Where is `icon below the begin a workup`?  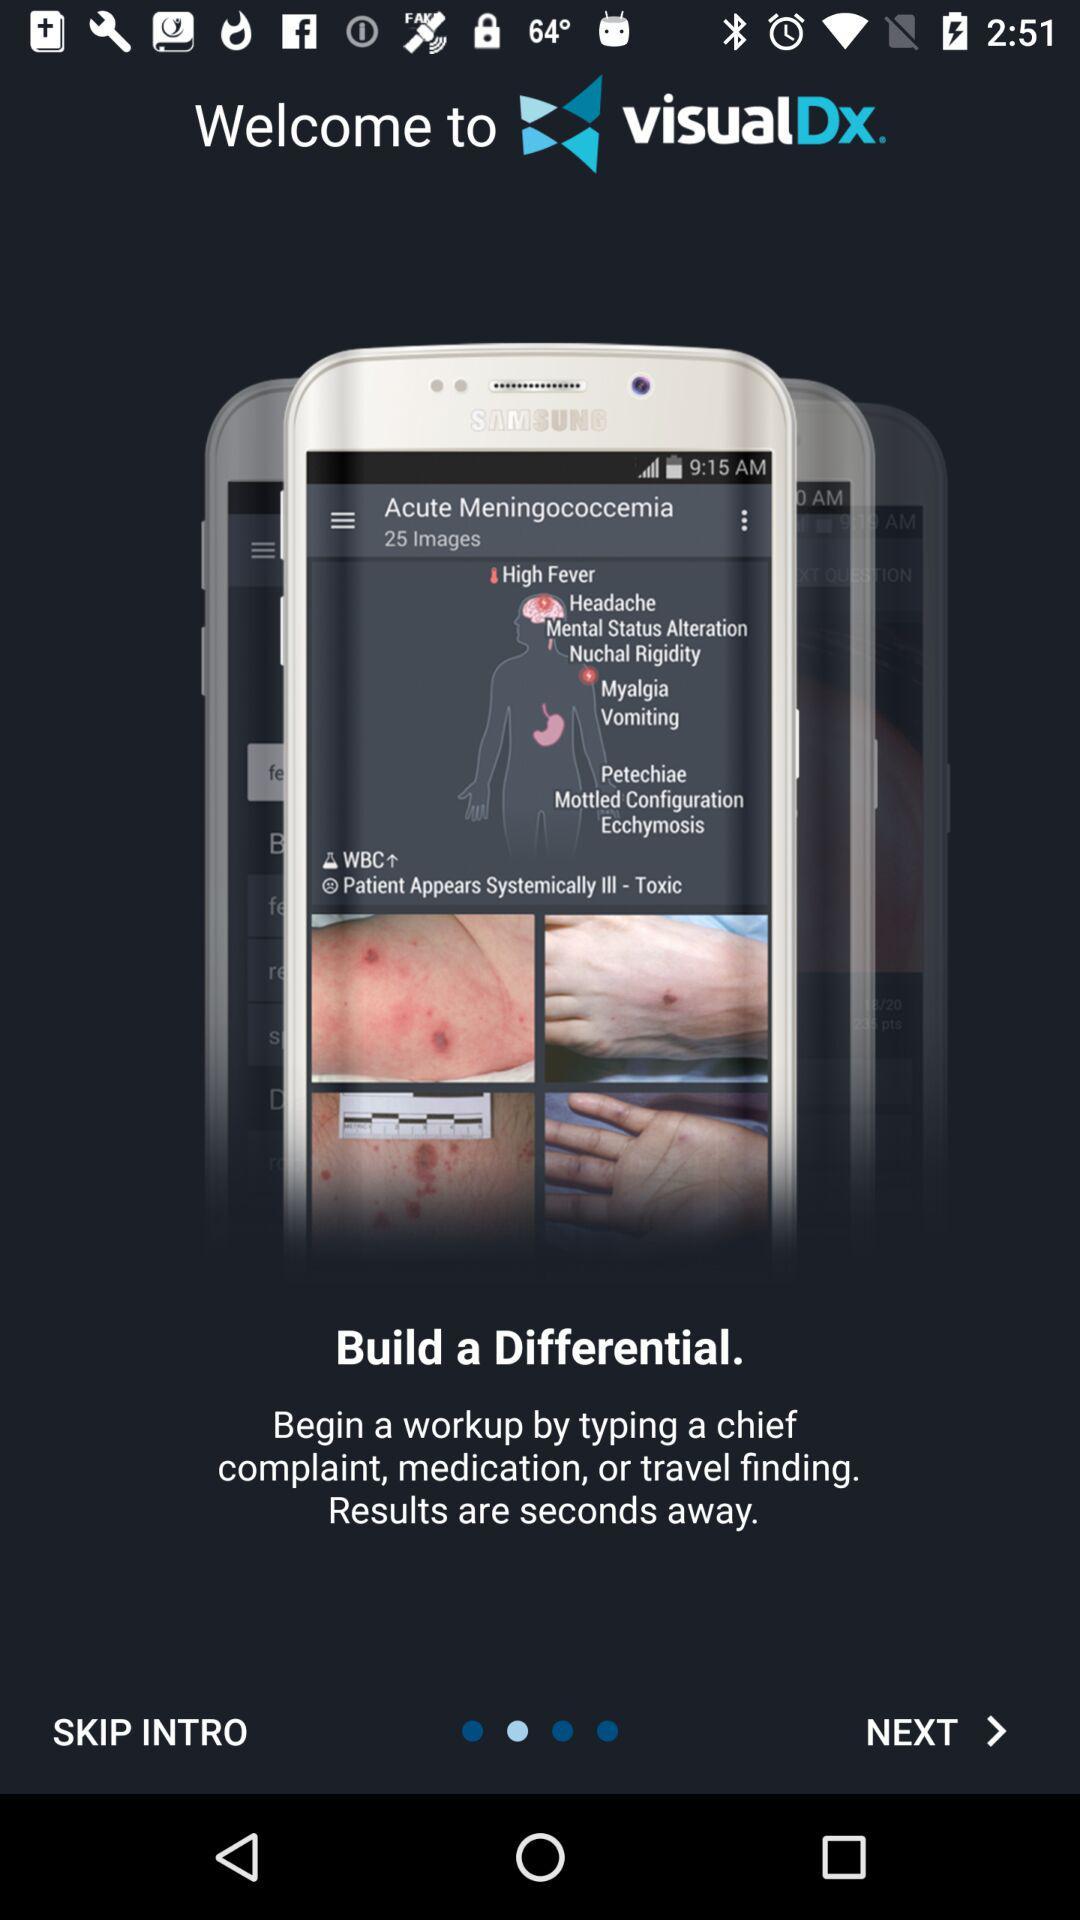 icon below the begin a workup is located at coordinates (943, 1730).